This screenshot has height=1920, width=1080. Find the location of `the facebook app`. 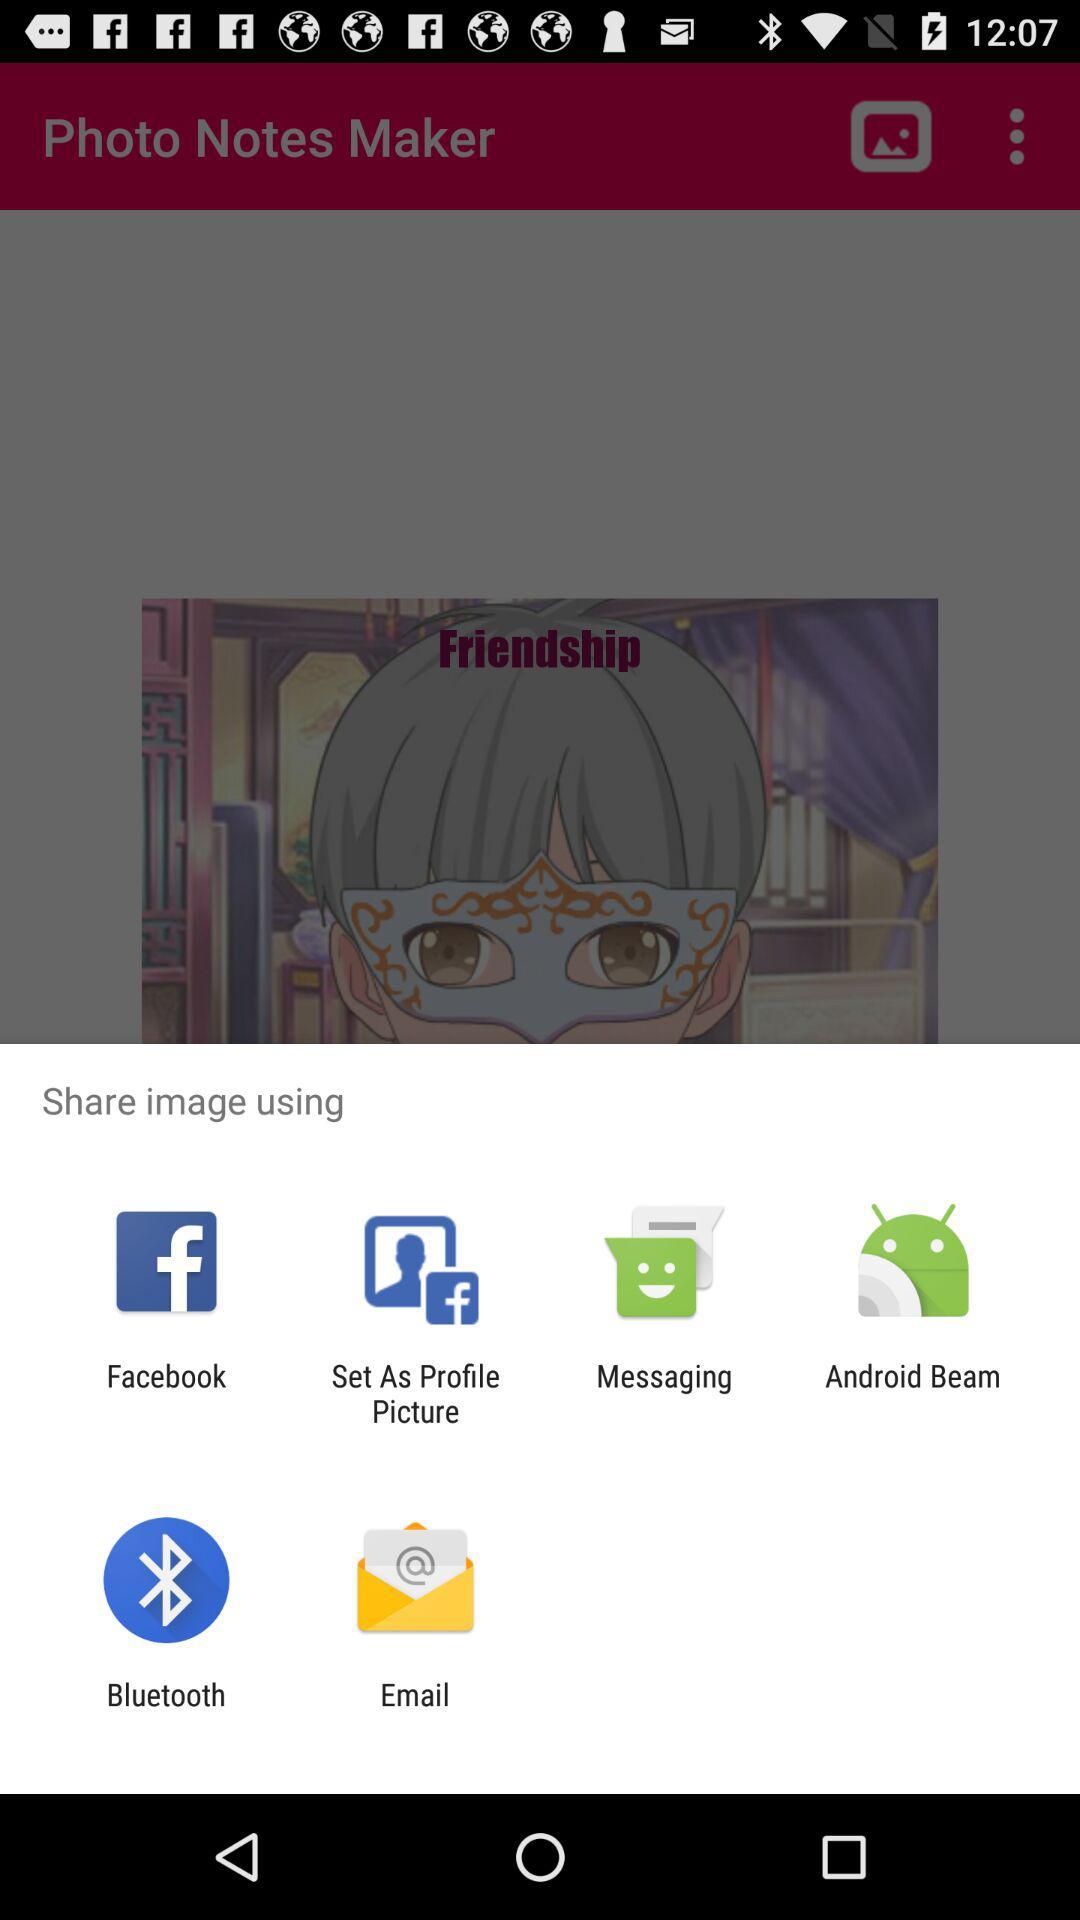

the facebook app is located at coordinates (165, 1392).